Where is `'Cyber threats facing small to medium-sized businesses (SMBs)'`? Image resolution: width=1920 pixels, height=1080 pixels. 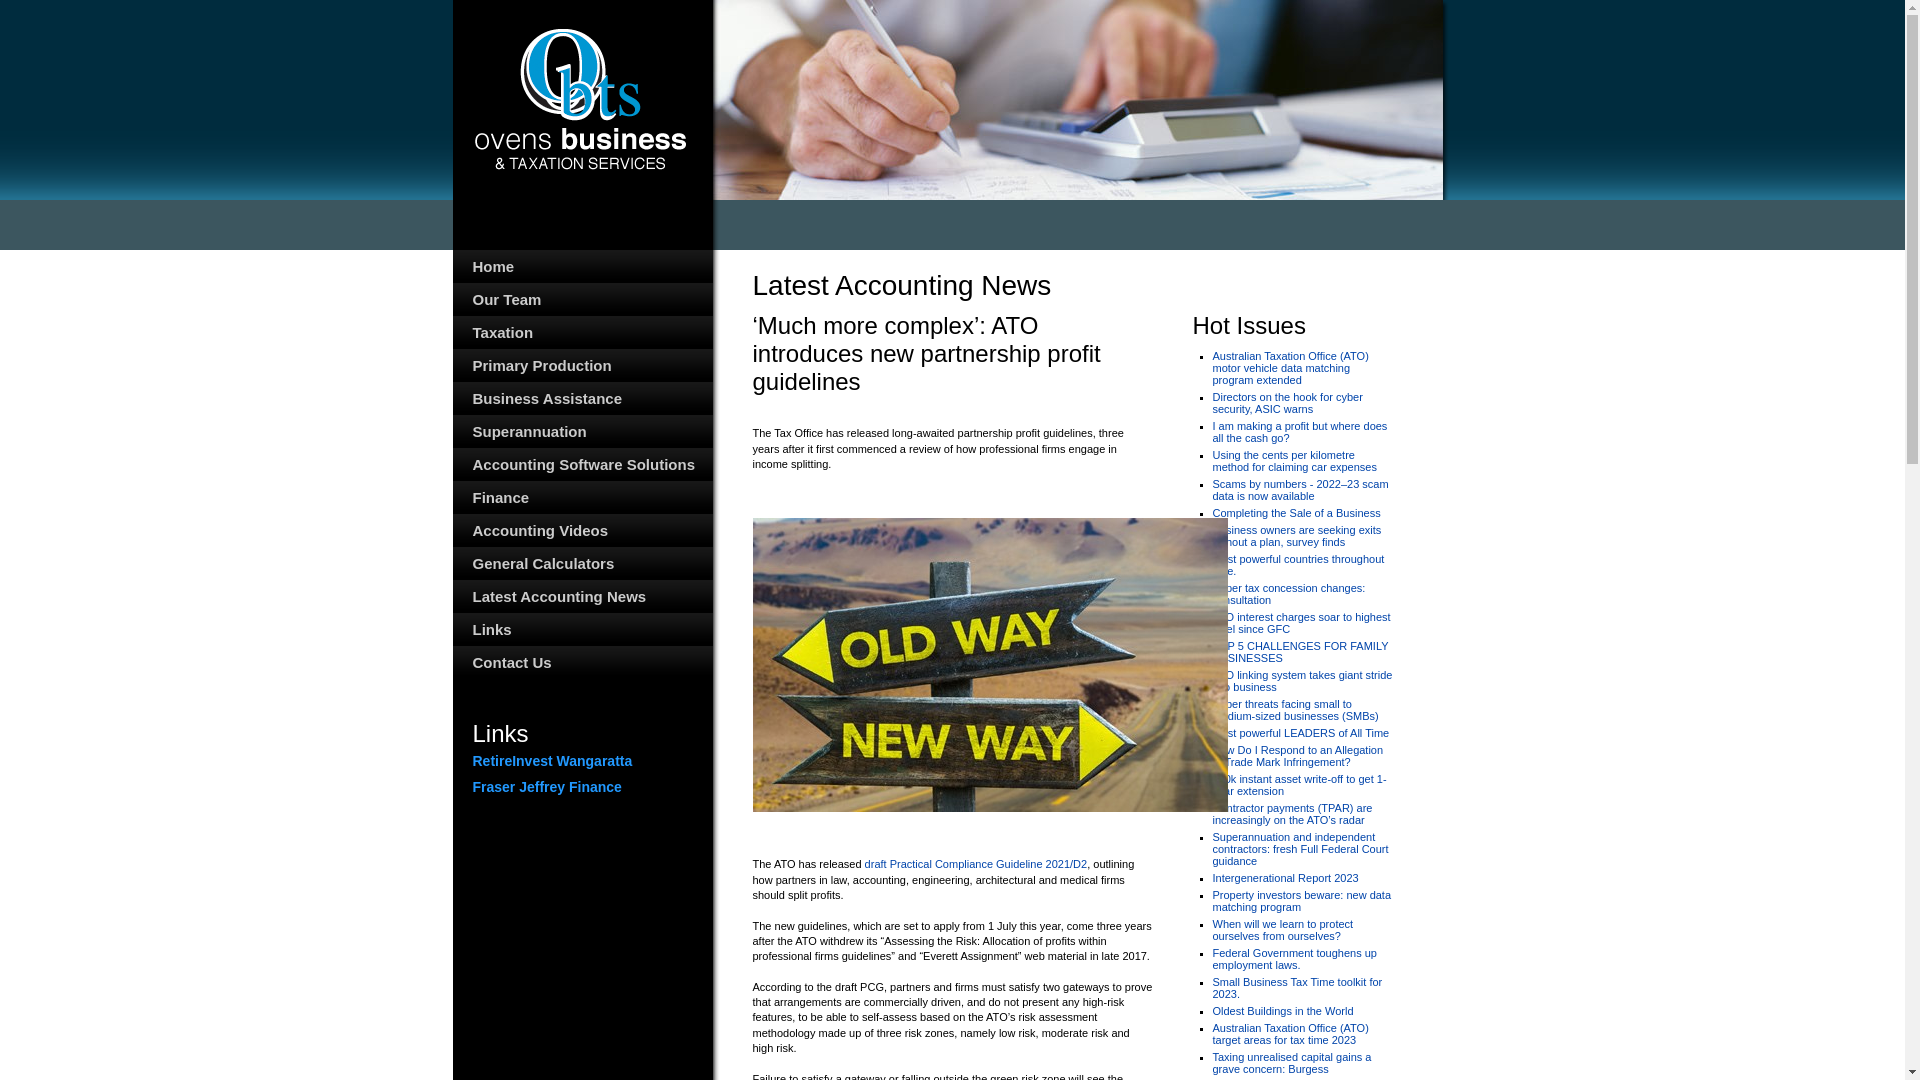
'Cyber threats facing small to medium-sized businesses (SMBs)' is located at coordinates (1210, 708).